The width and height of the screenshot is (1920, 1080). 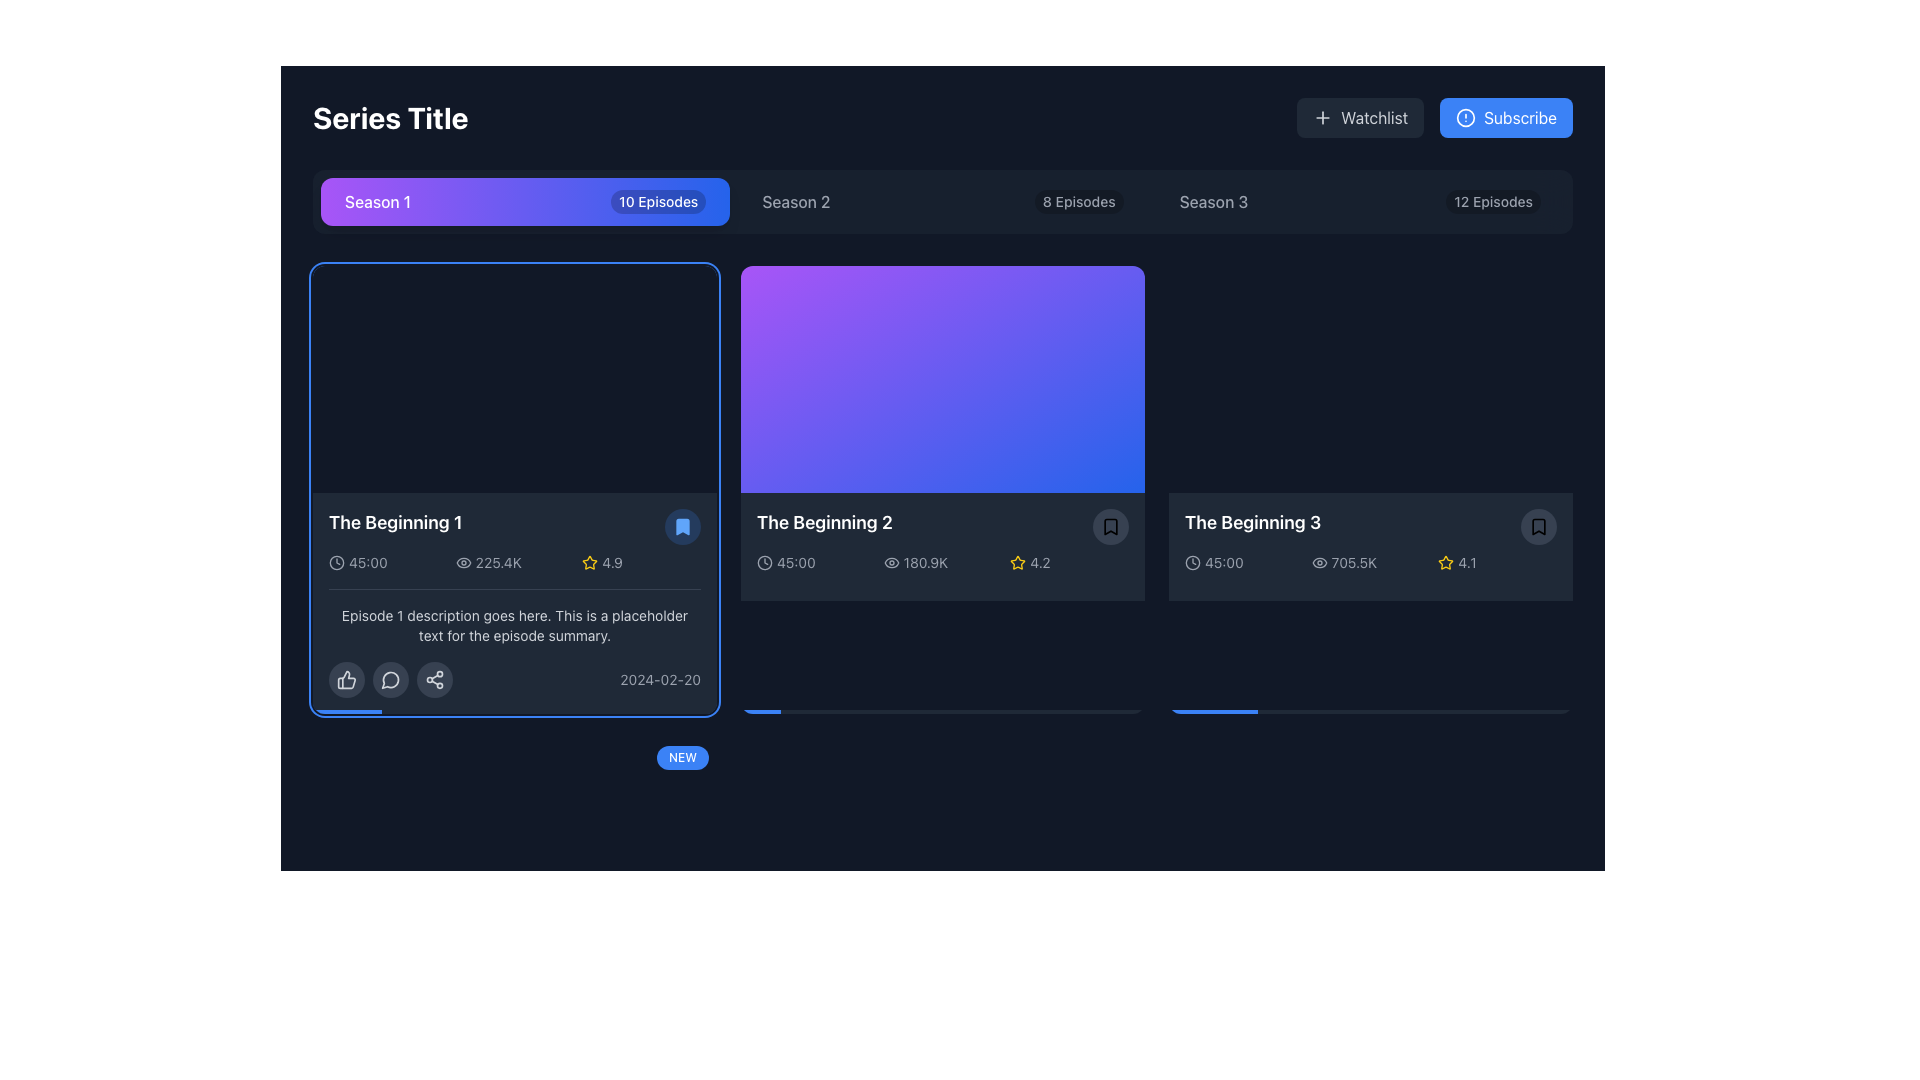 I want to click on the bookmark button located in the top-right corner of 'The Beginning 2' episode card, so click(x=1109, y=526).